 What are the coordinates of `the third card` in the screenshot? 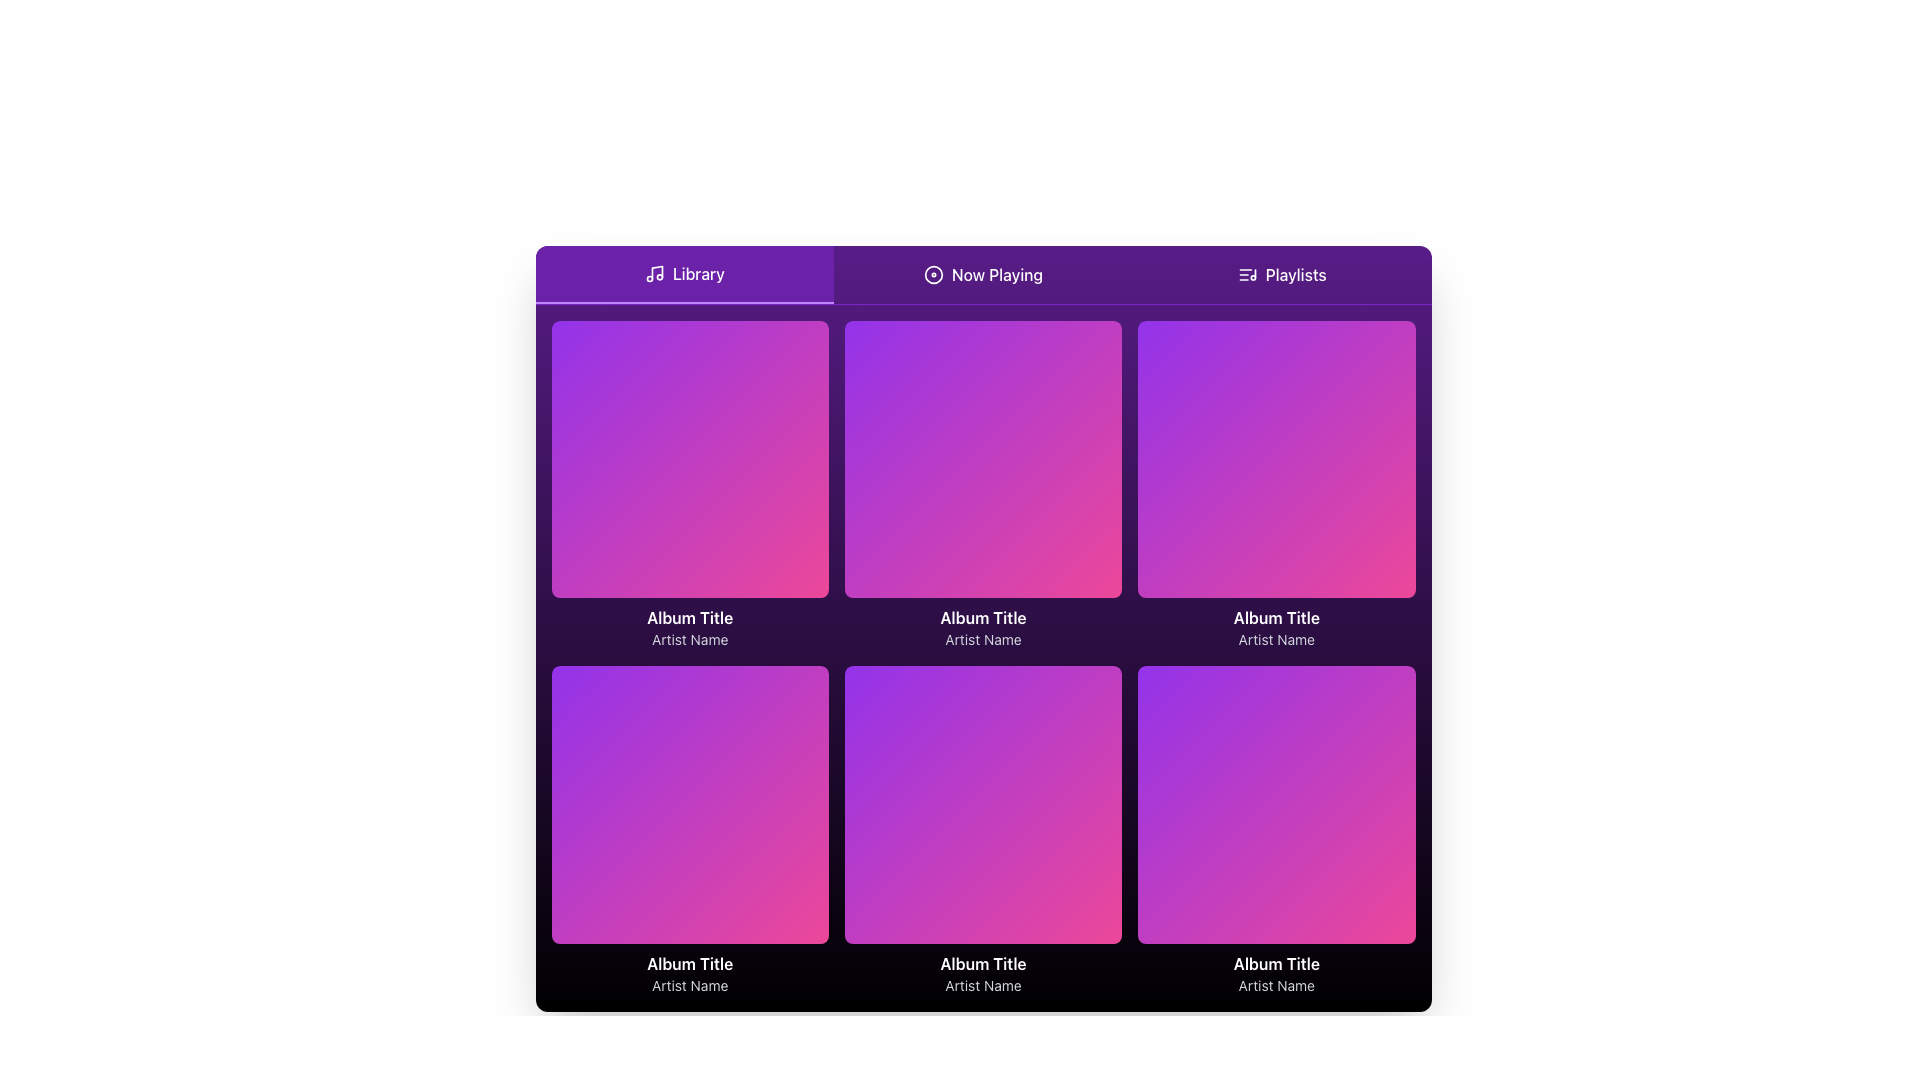 It's located at (1275, 485).